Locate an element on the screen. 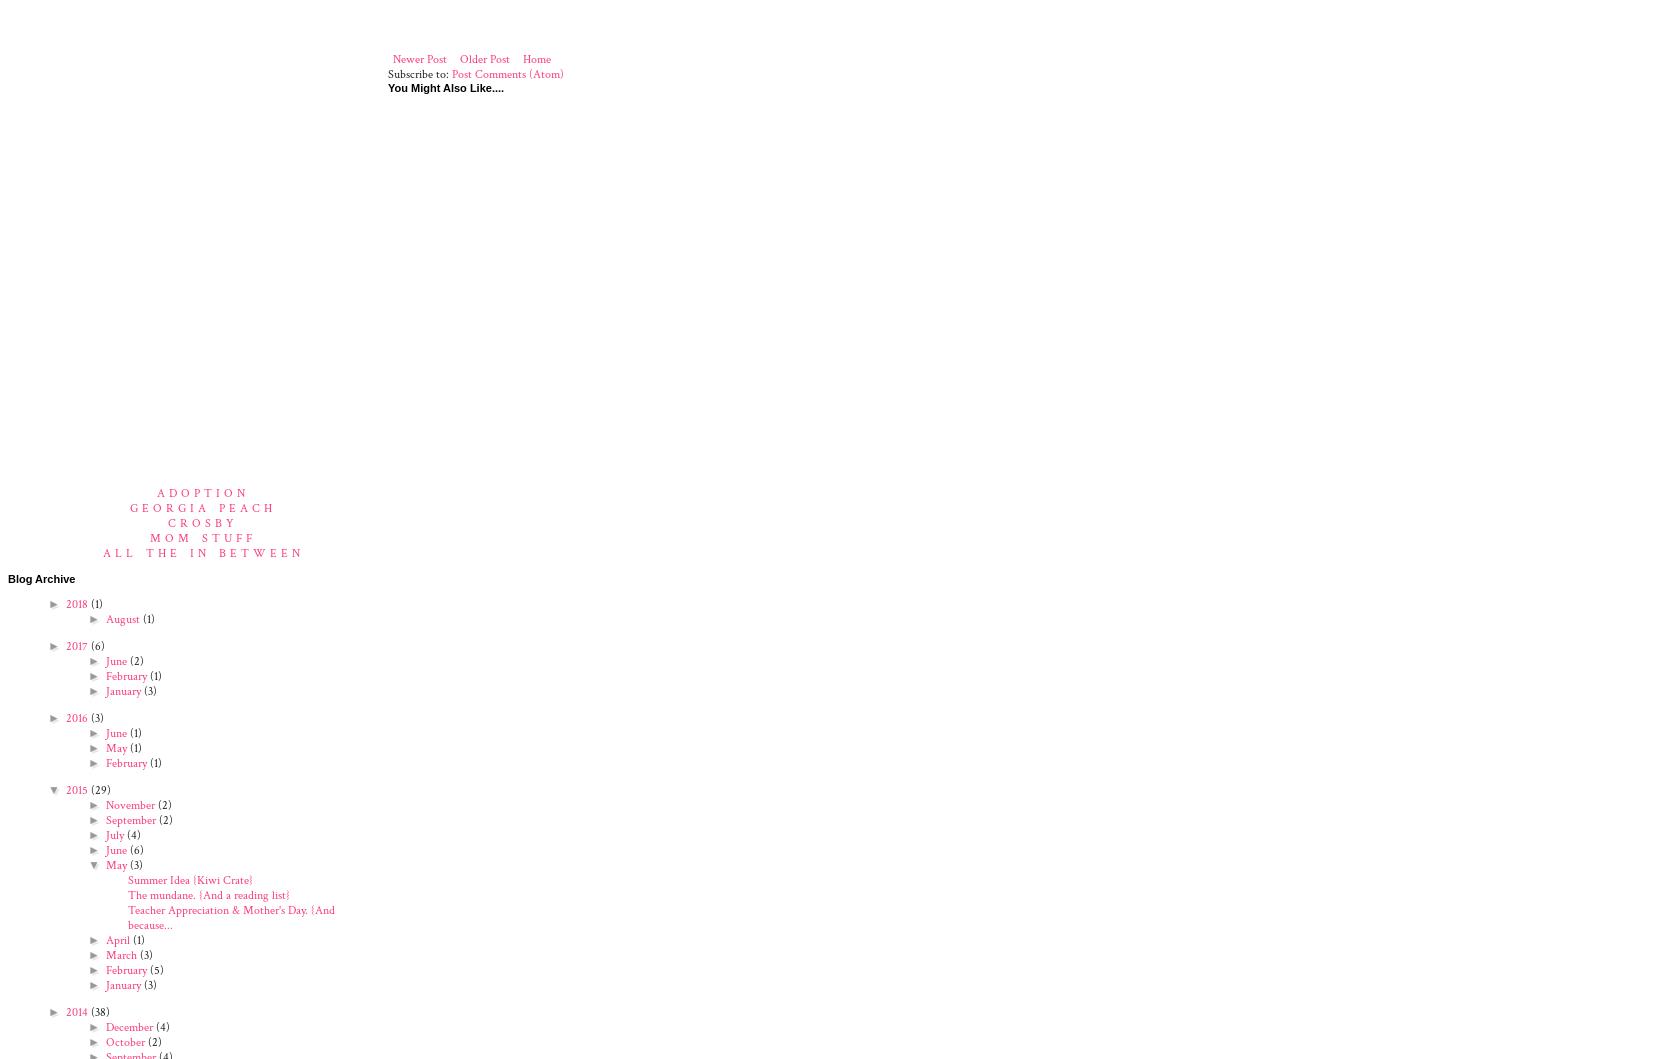  '(38)' is located at coordinates (98, 1010).